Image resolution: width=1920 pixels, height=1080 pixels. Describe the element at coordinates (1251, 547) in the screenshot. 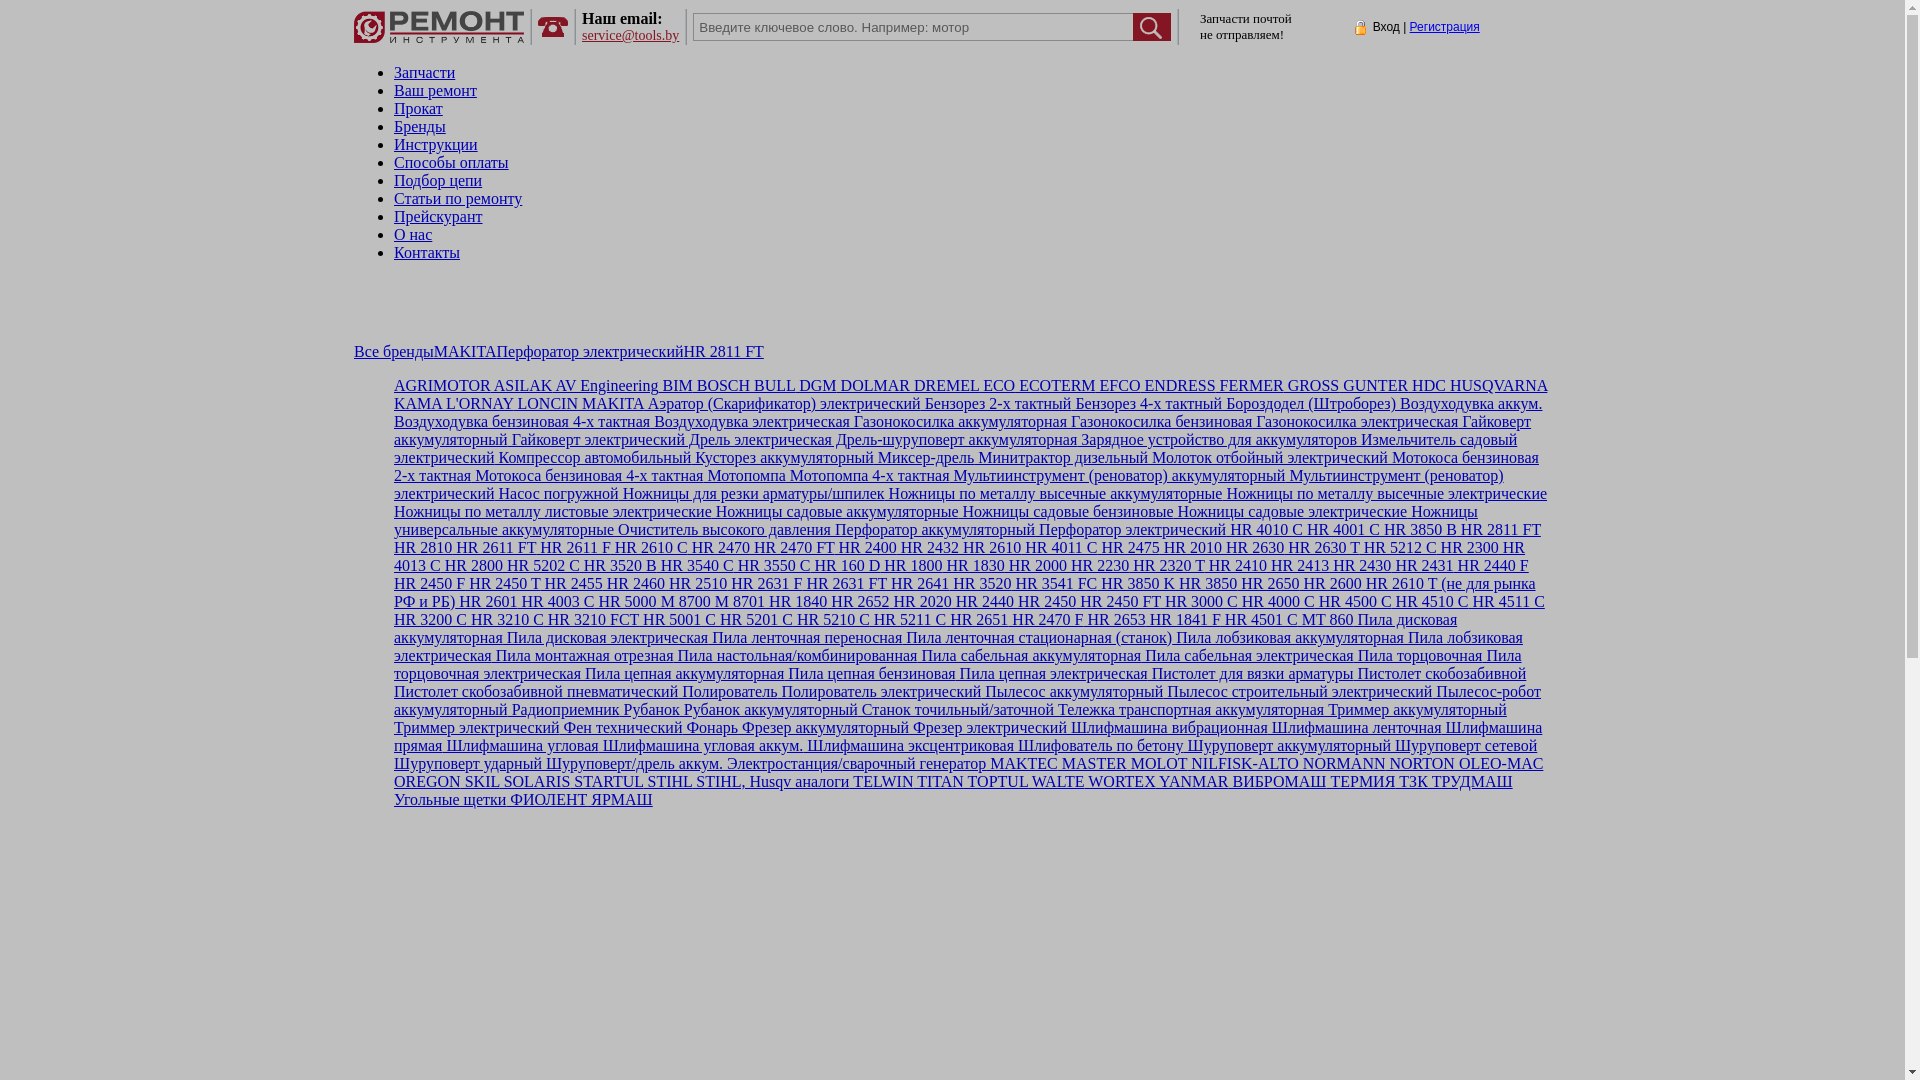

I see `'HR 2630'` at that location.